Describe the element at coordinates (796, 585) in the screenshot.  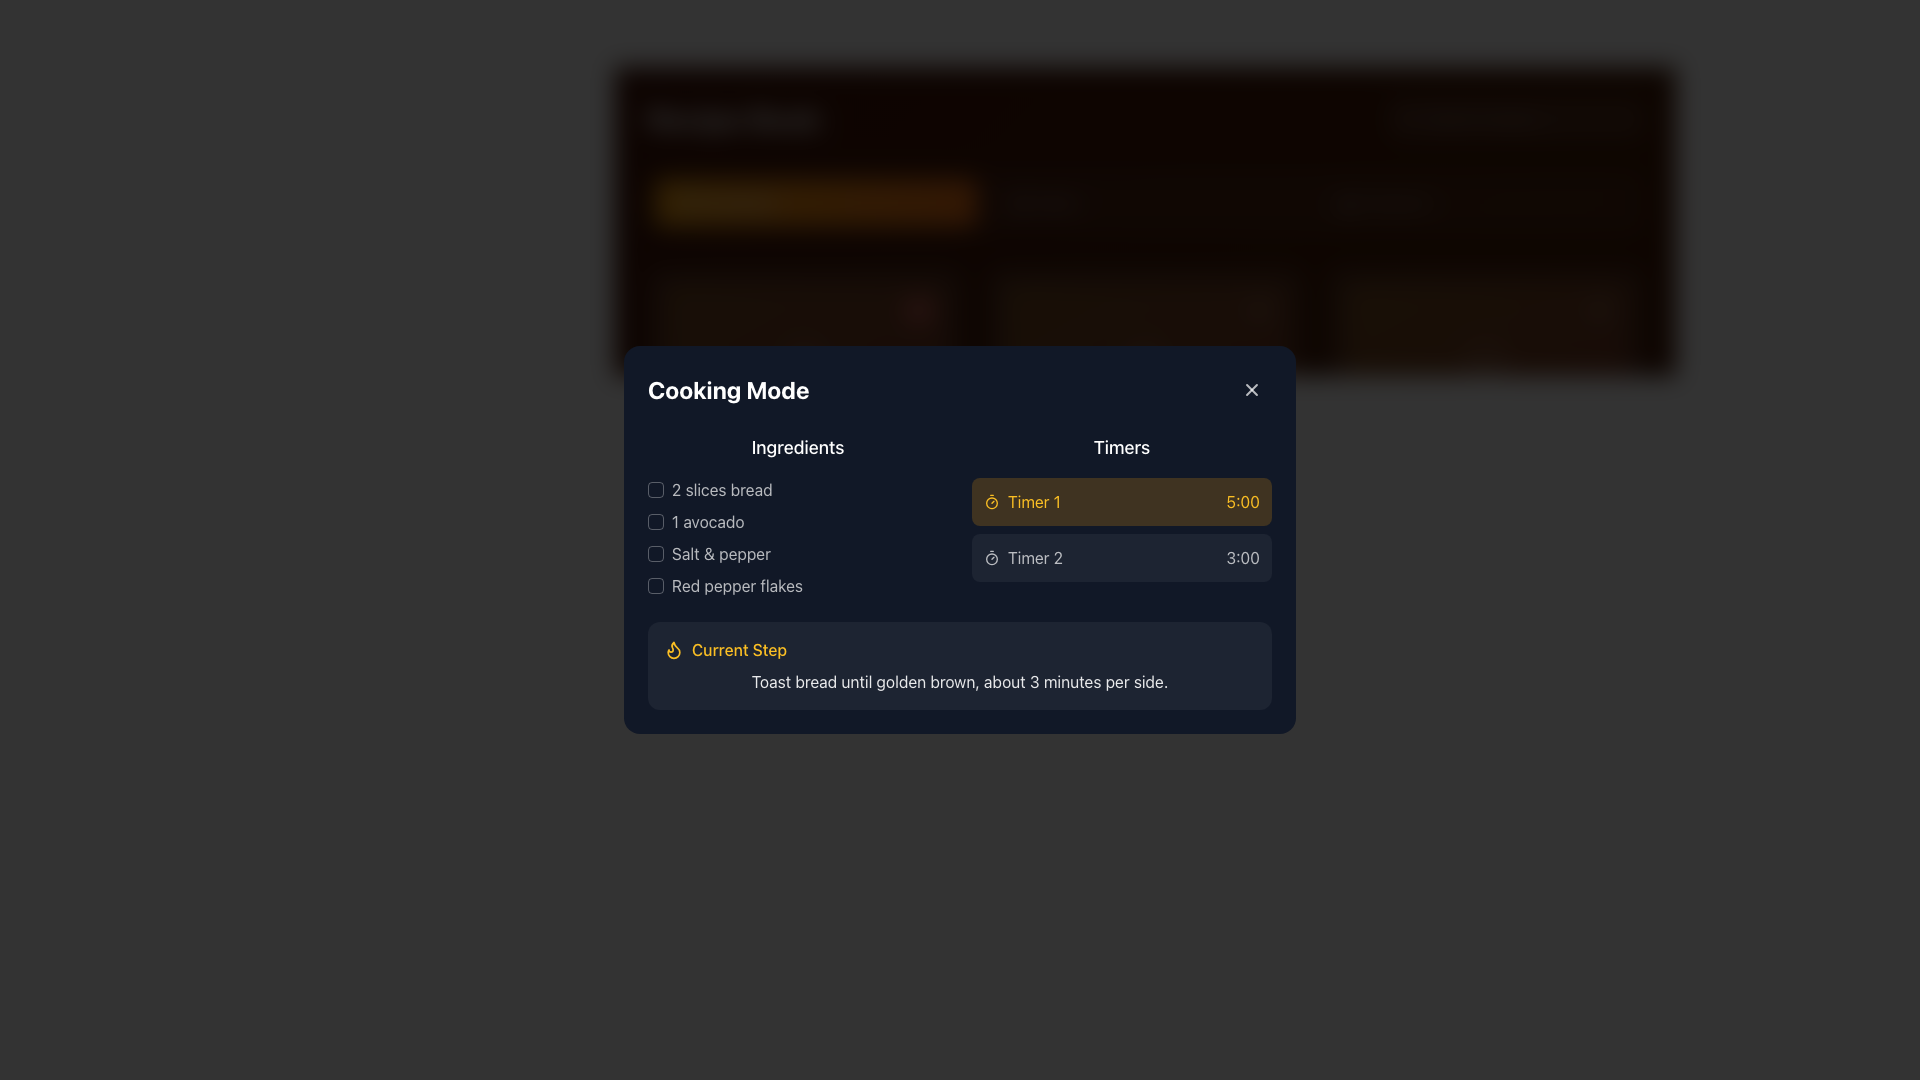
I see `the 'Red pepper flakes' text label, which is the fourth ingredient listed under the 'Ingredients' header` at that location.